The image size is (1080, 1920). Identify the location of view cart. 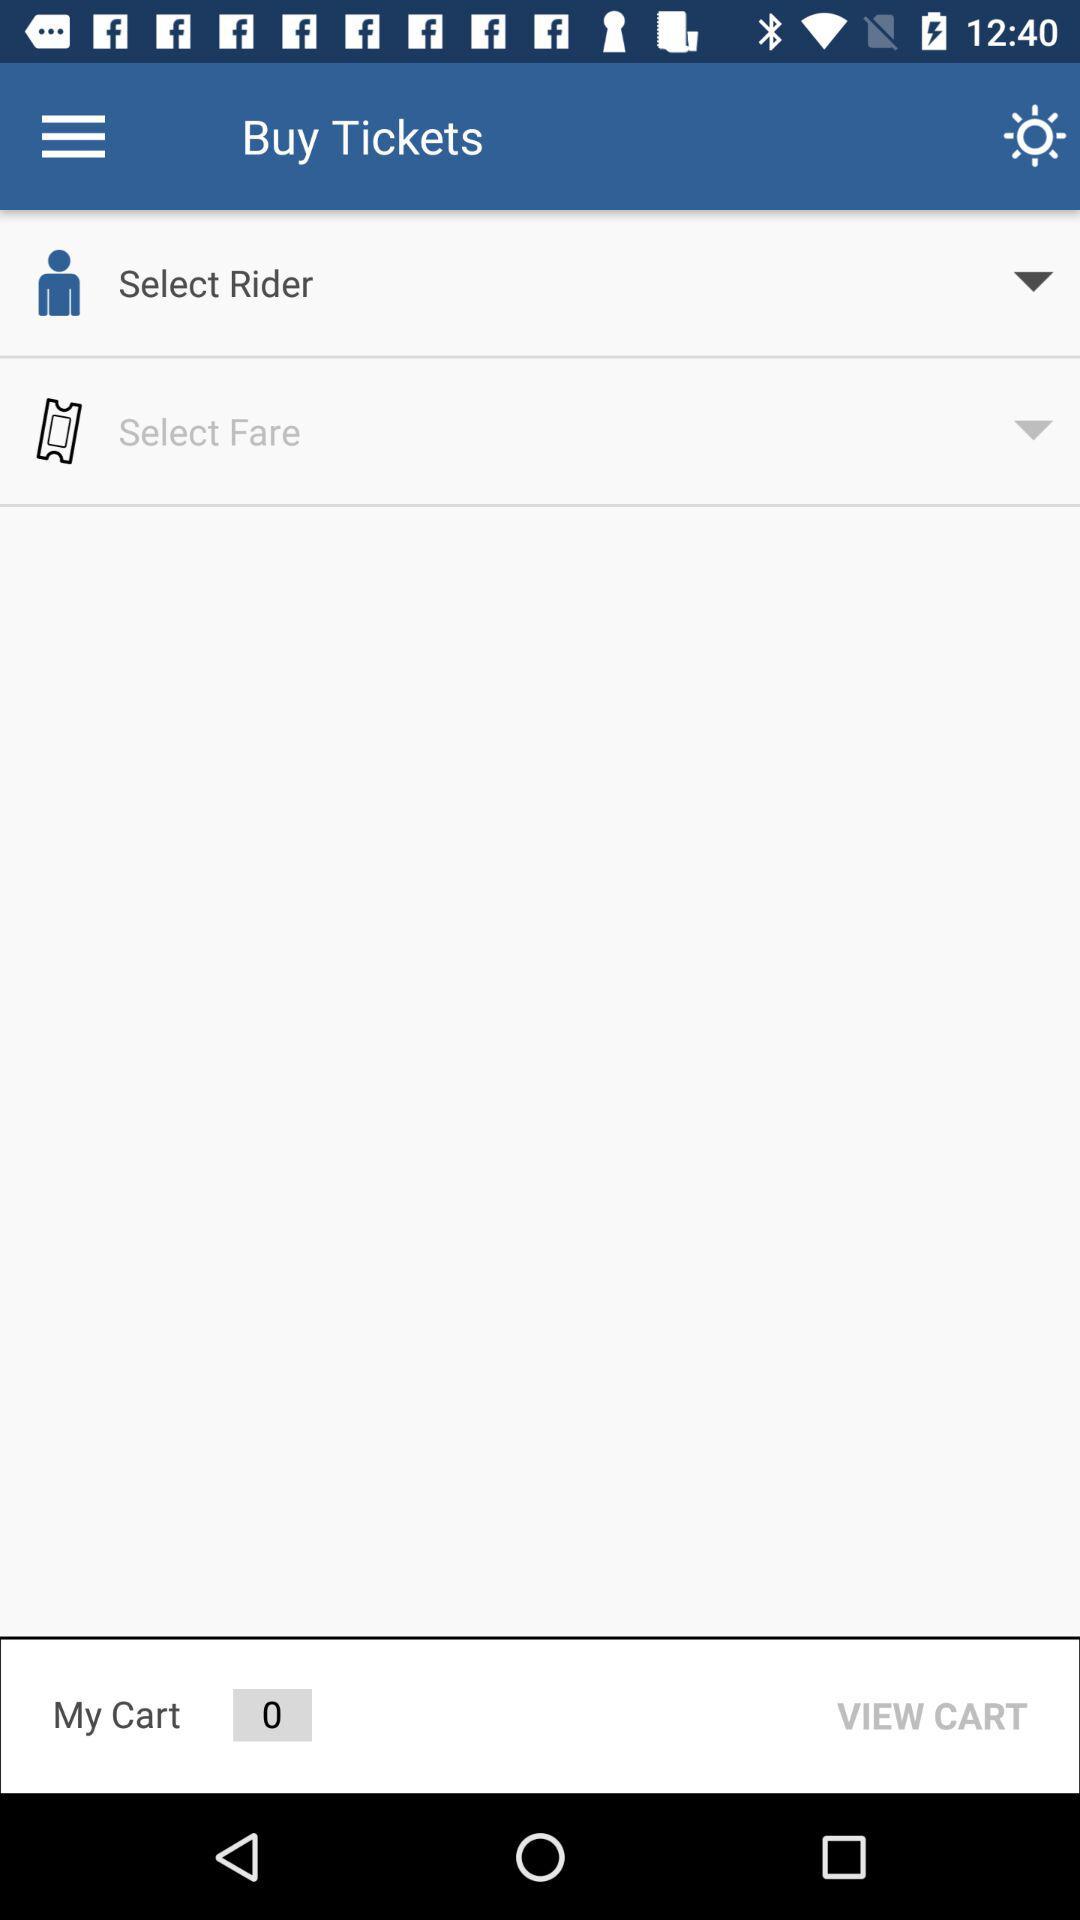
(932, 1714).